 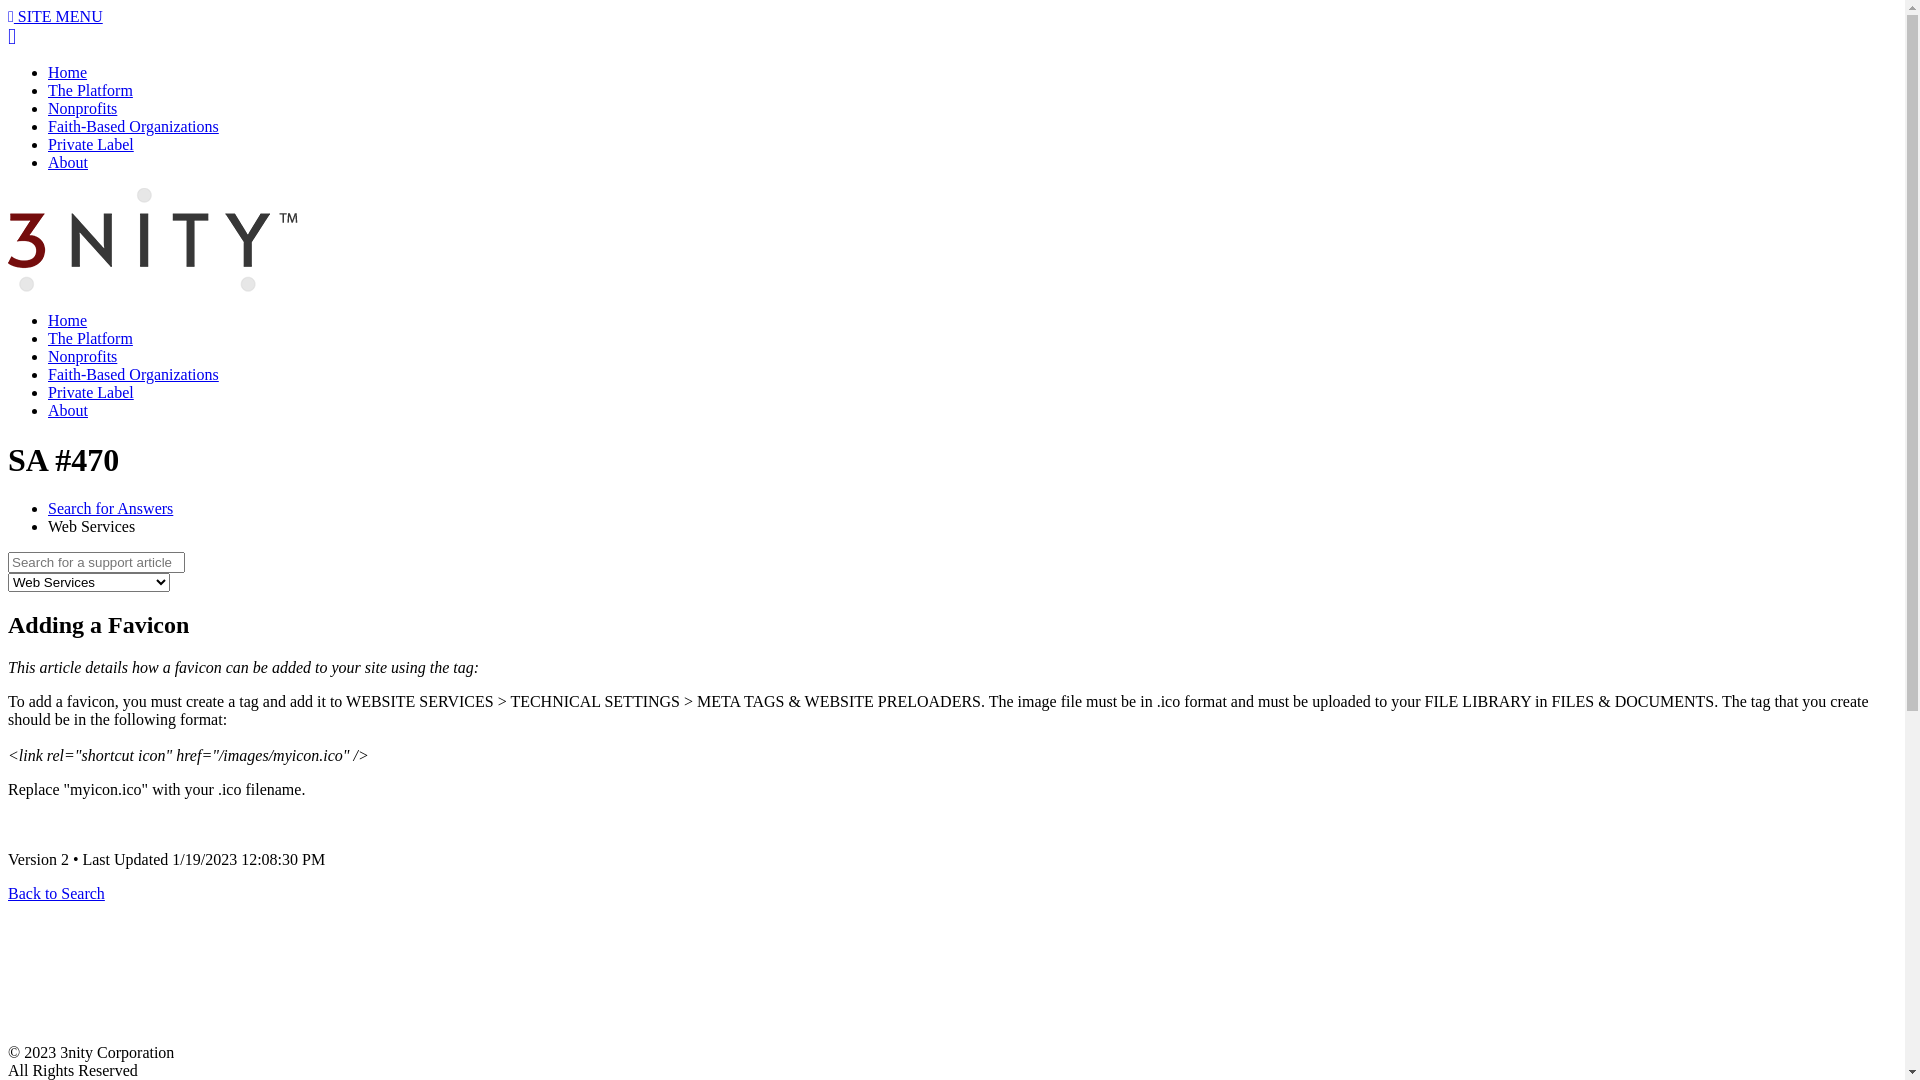 I want to click on 'SITE MENU', so click(x=8, y=16).